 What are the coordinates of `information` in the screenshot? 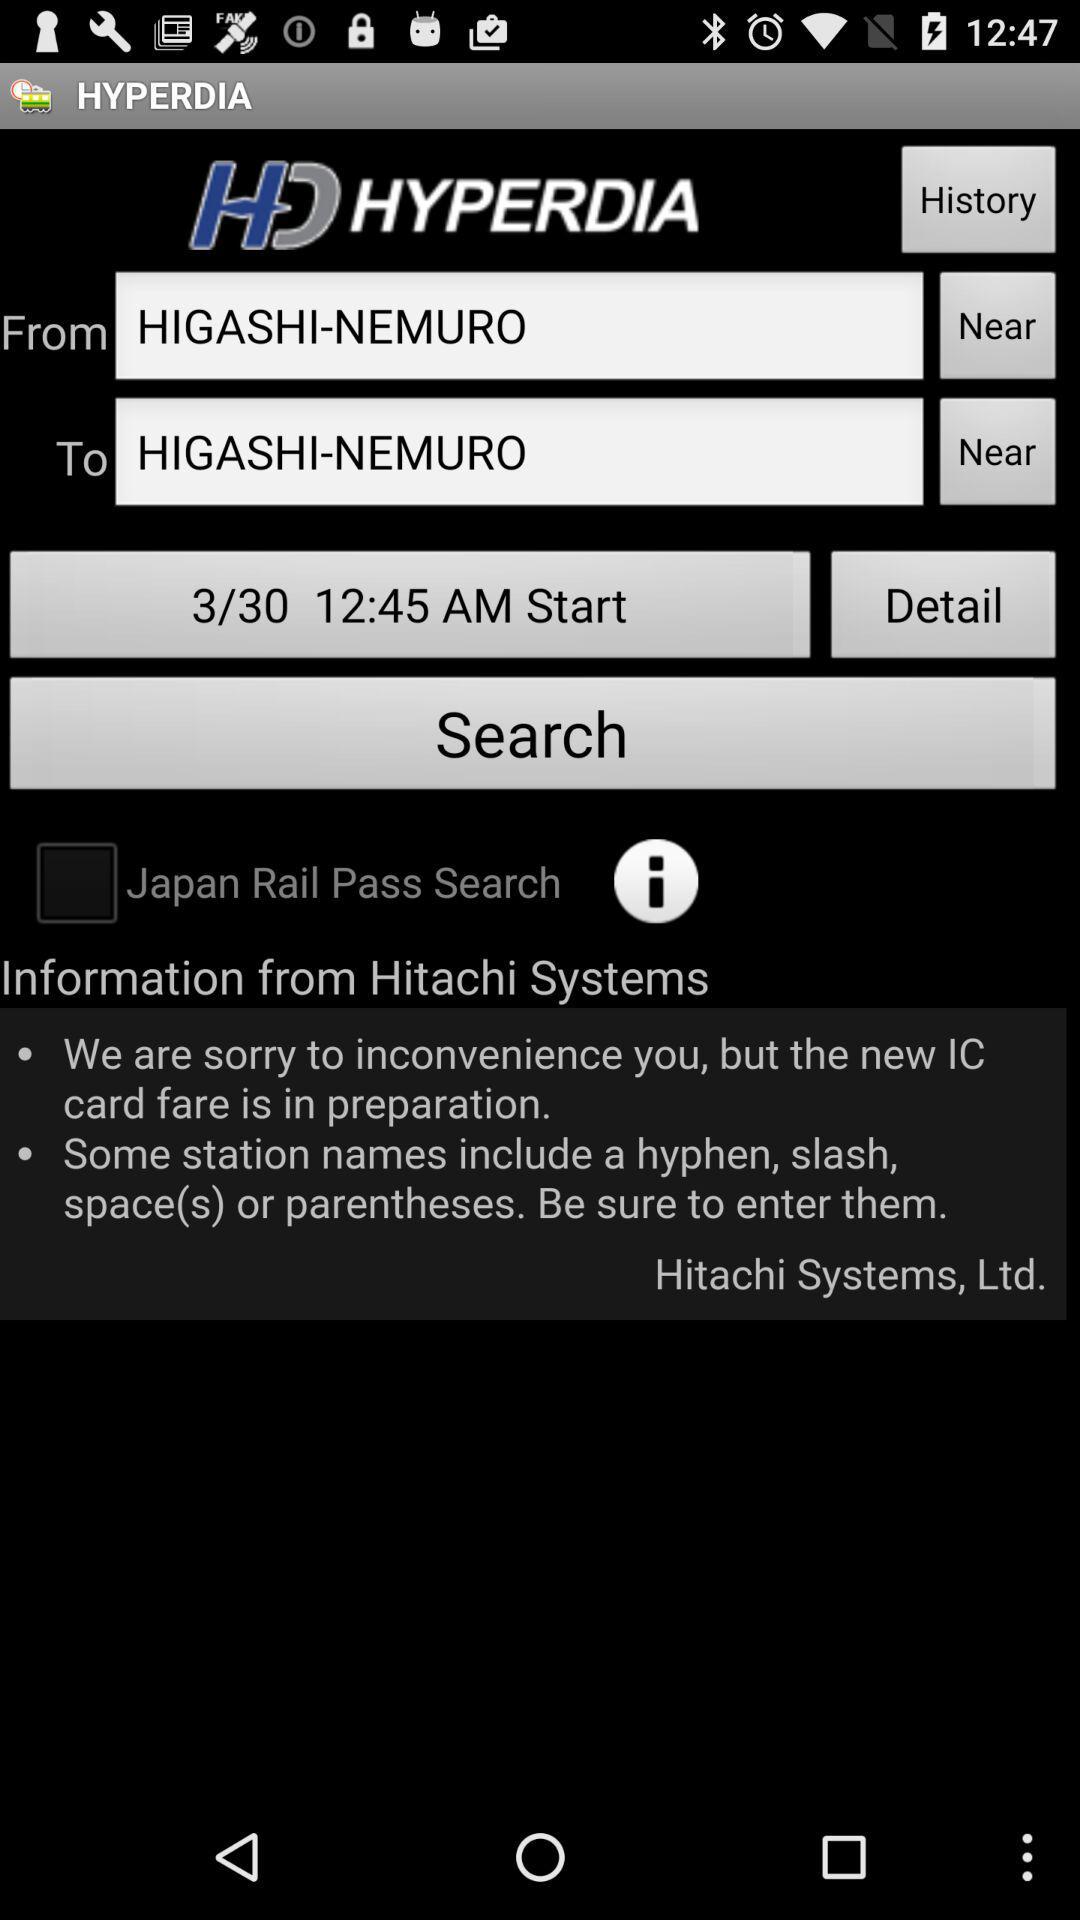 It's located at (656, 880).